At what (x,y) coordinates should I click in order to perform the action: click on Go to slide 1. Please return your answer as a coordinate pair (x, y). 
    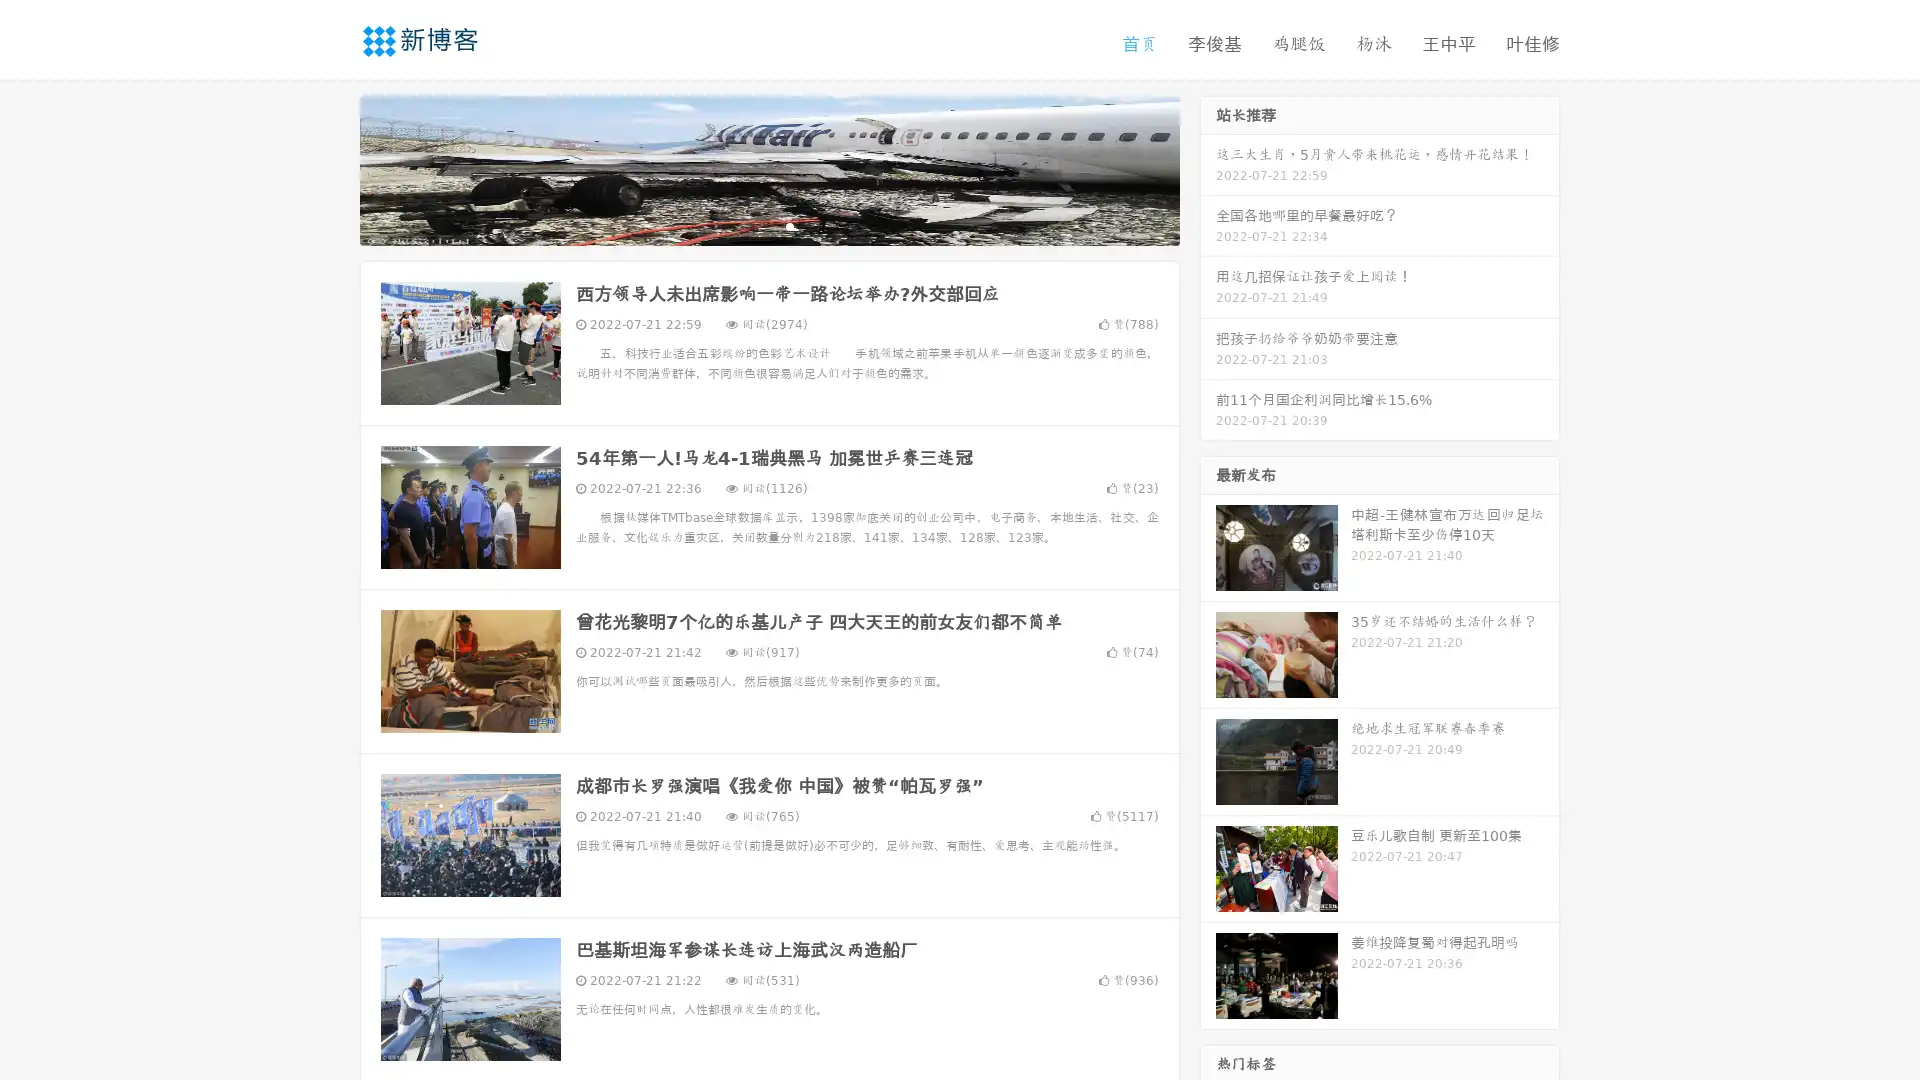
    Looking at the image, I should click on (748, 225).